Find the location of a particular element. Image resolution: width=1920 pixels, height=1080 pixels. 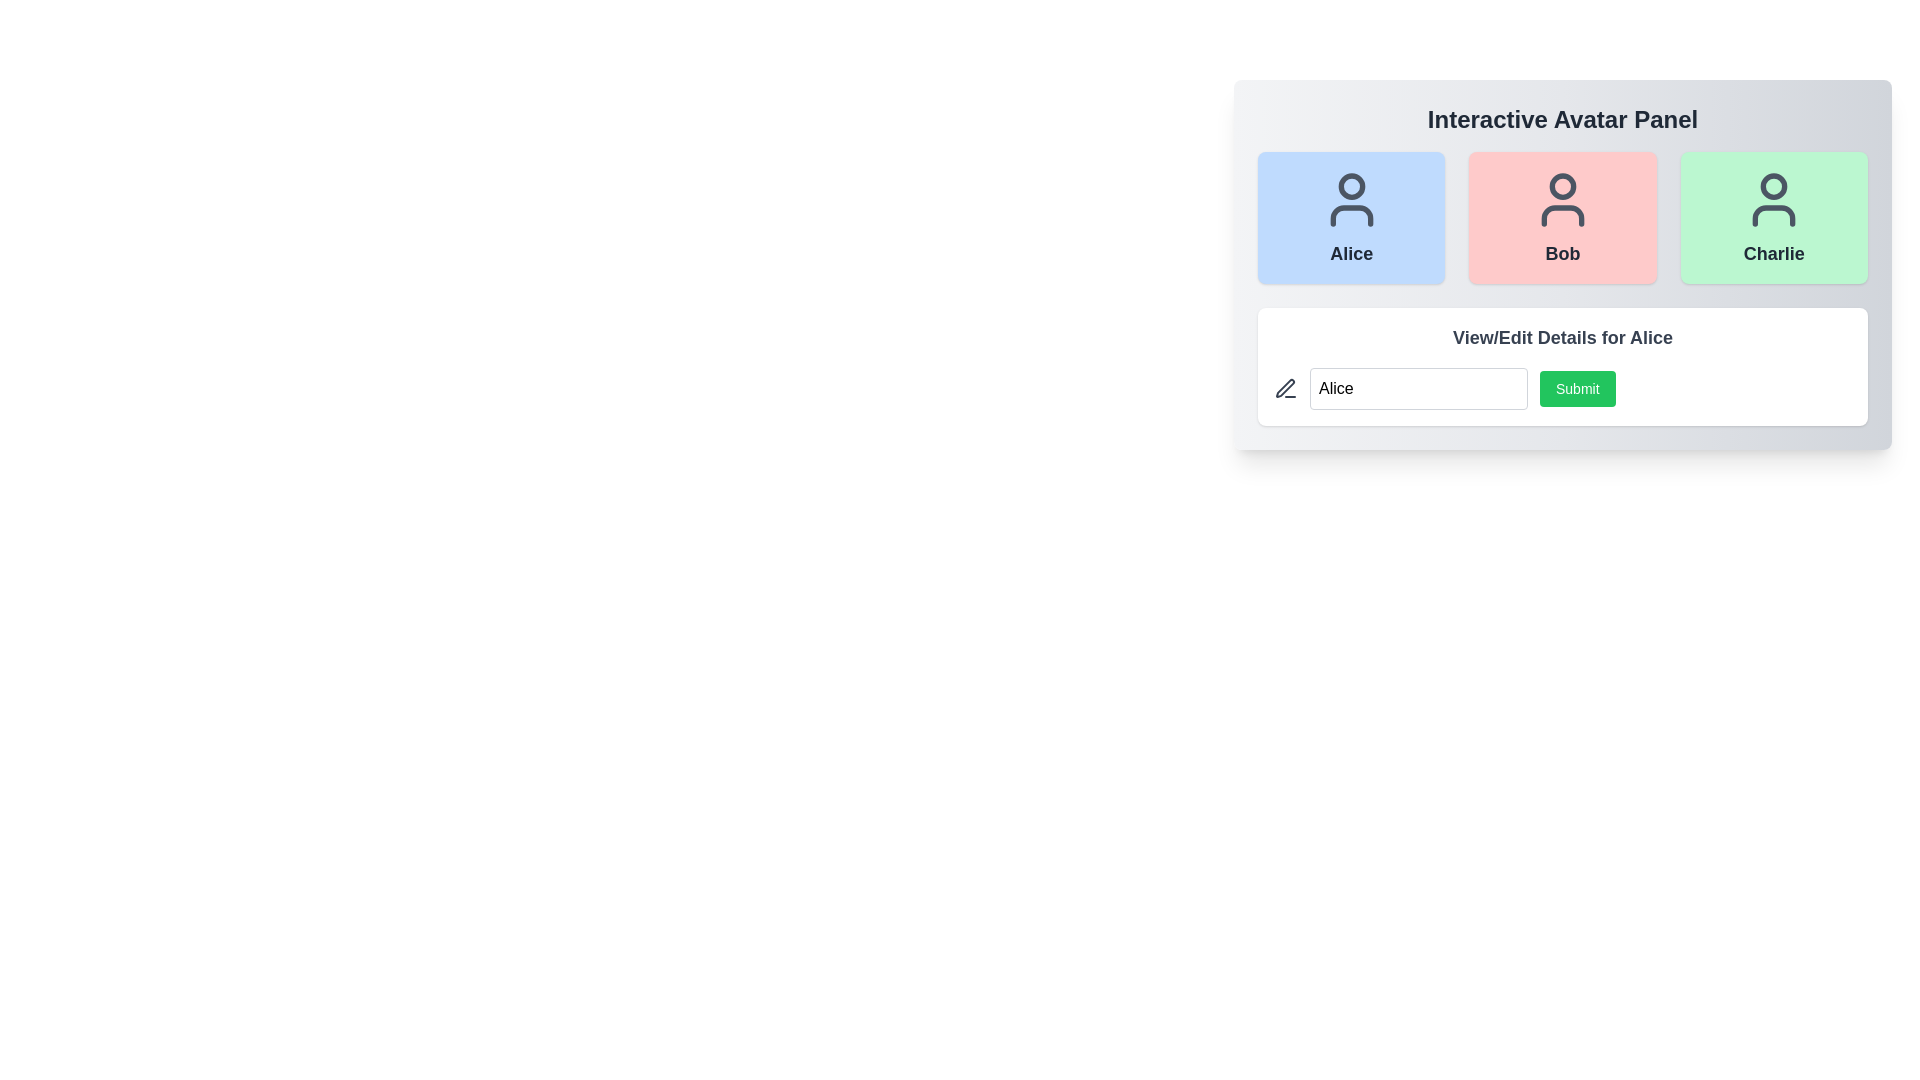

the text label displaying 'Bob' in a bold, large font, located within a pink rectangular card, to focus on it is located at coordinates (1562, 253).